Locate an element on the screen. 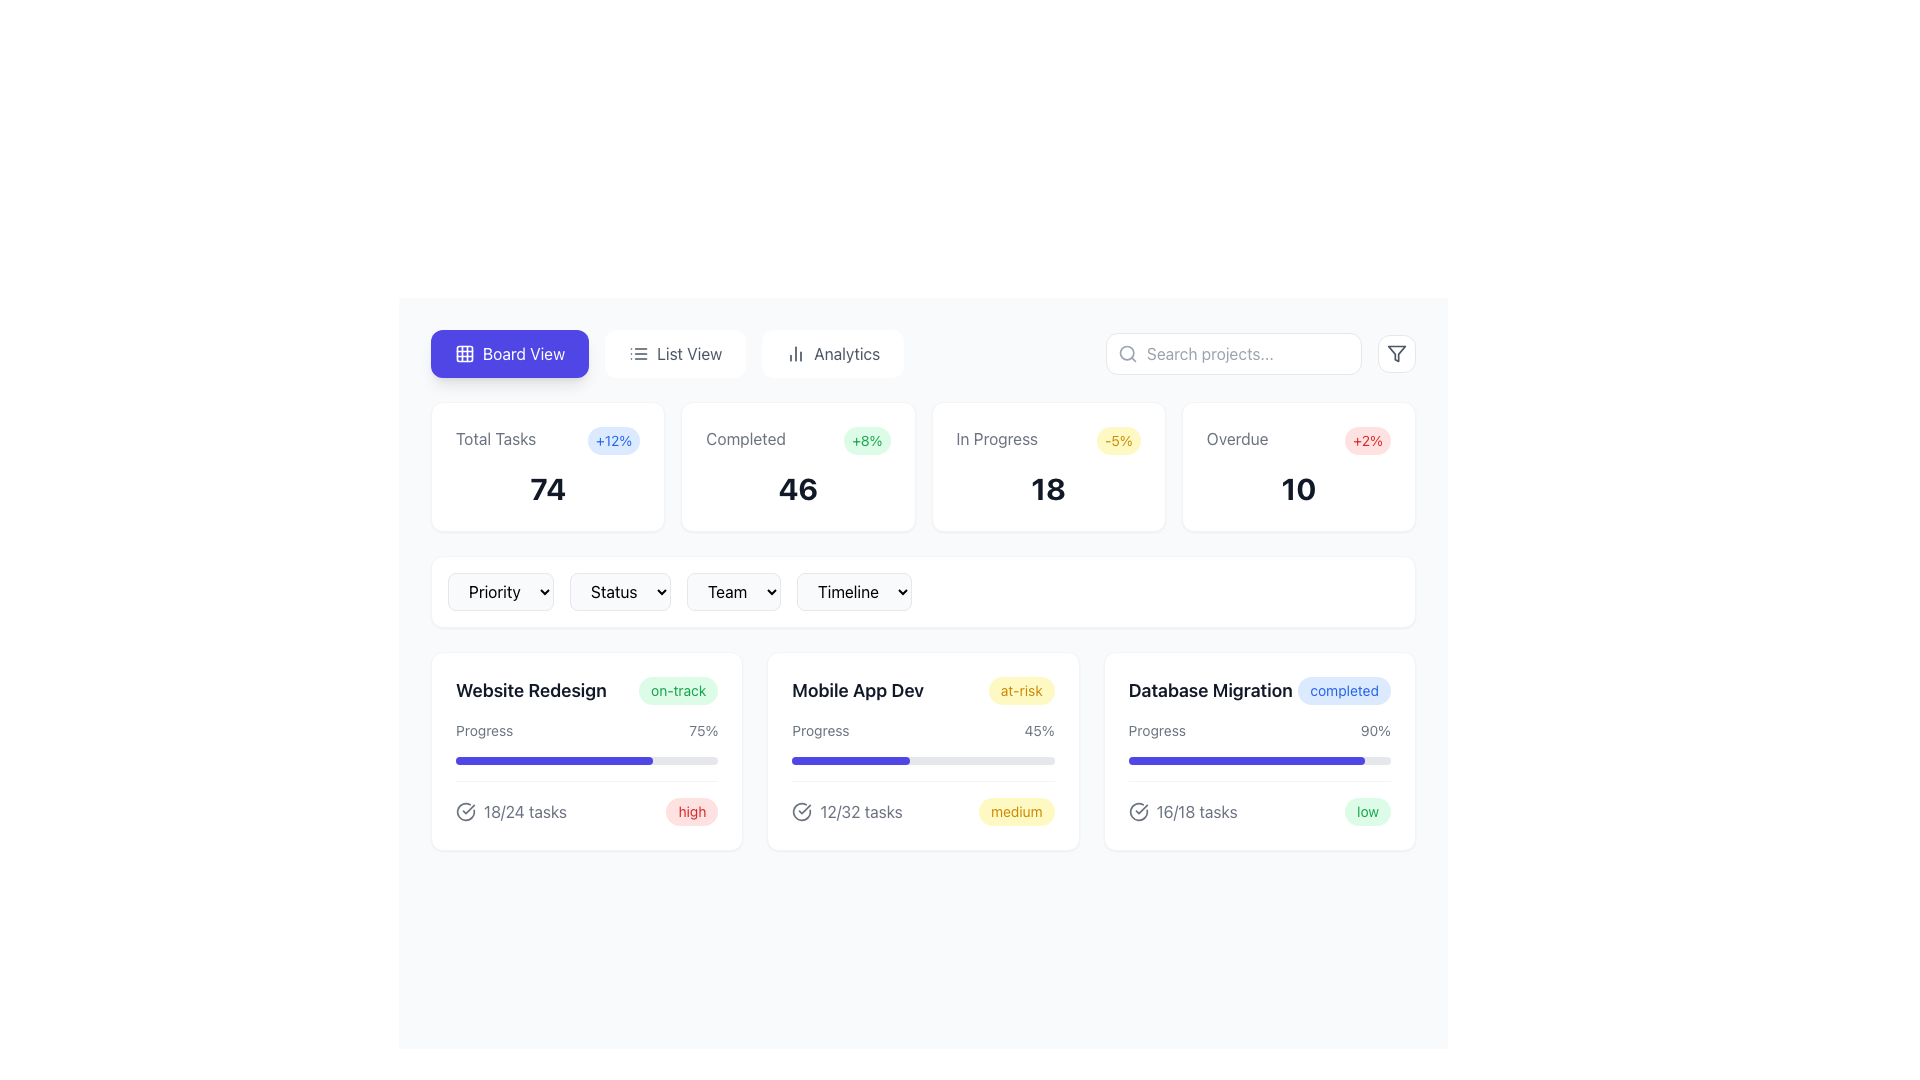 The height and width of the screenshot is (1080, 1920). the third tab labeled 'Analytics' is located at coordinates (833, 353).